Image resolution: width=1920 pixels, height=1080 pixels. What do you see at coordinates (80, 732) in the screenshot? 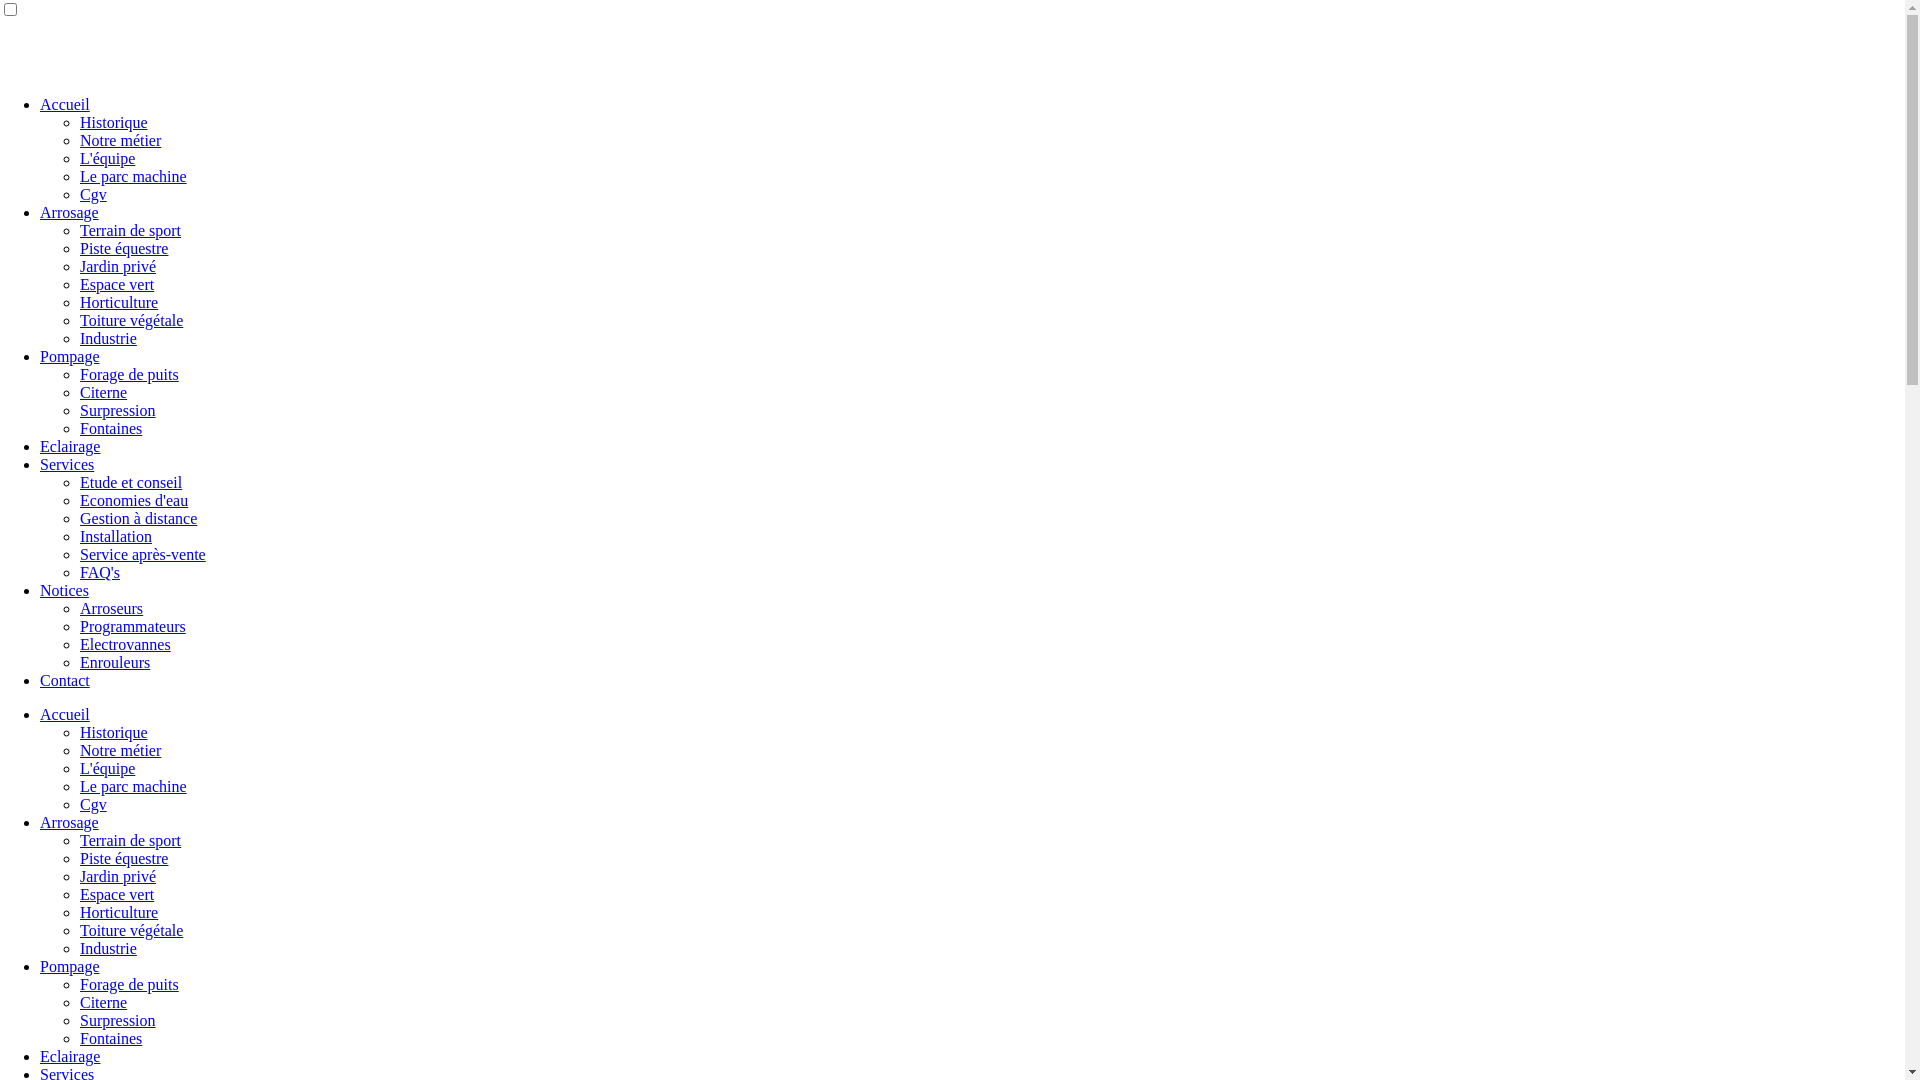
I see `'Historique'` at bounding box center [80, 732].